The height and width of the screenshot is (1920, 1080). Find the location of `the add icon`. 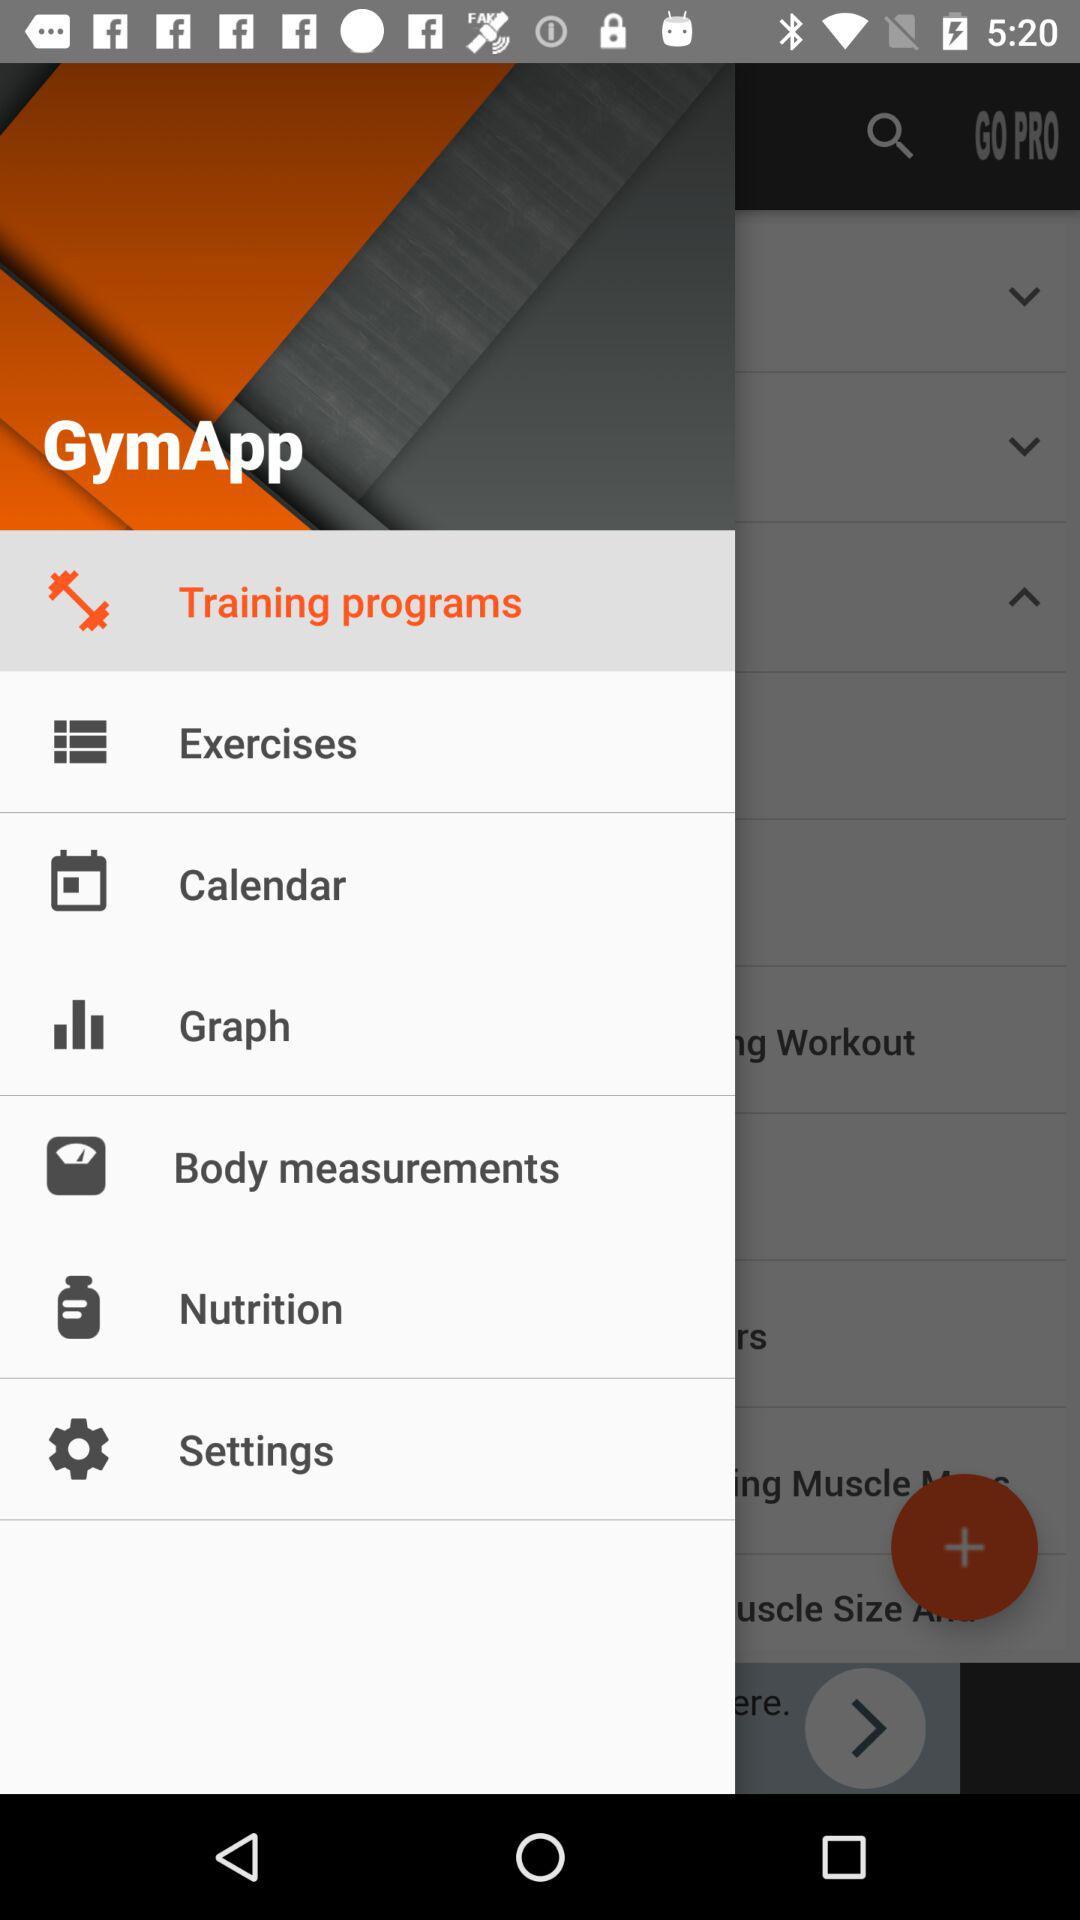

the add icon is located at coordinates (963, 1546).